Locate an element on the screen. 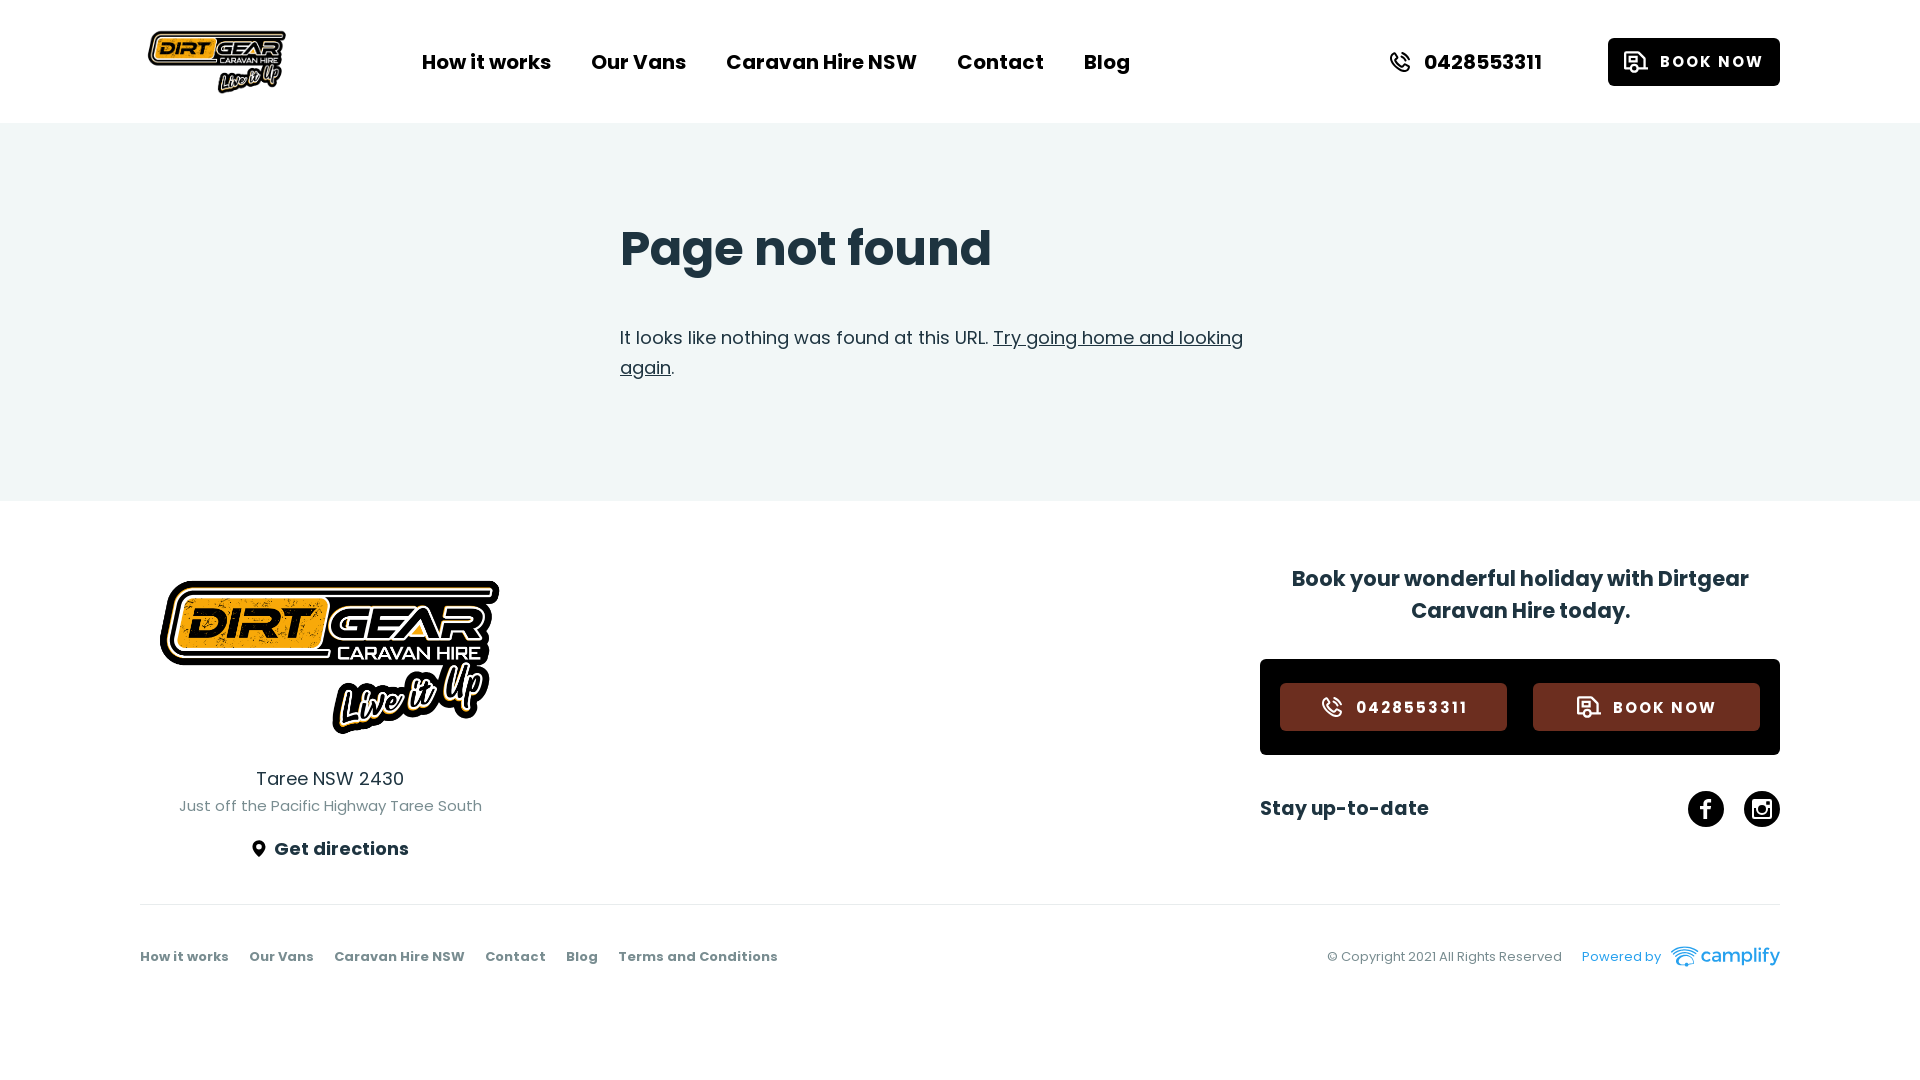 This screenshot has width=1920, height=1080. 'Caravan Hire NSW' is located at coordinates (399, 955).